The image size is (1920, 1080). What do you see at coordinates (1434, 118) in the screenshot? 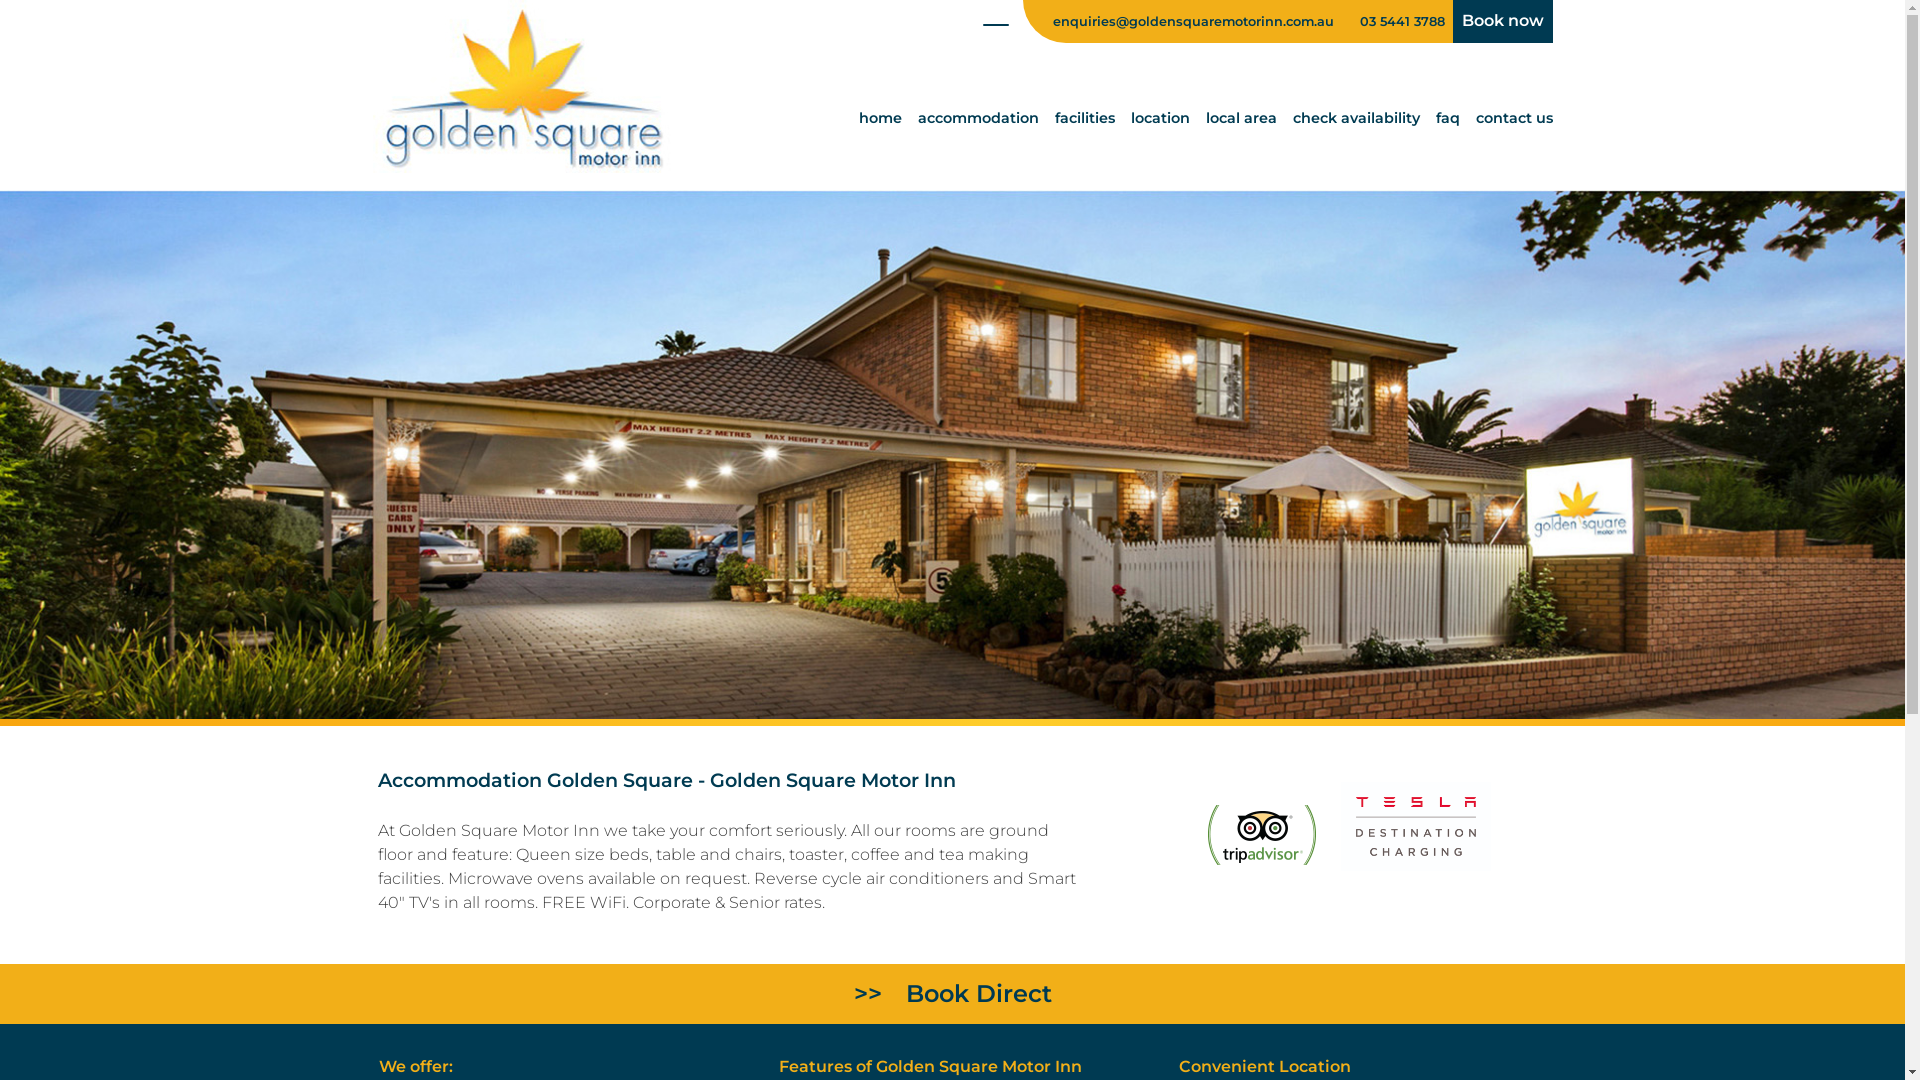
I see `'faq'` at bounding box center [1434, 118].